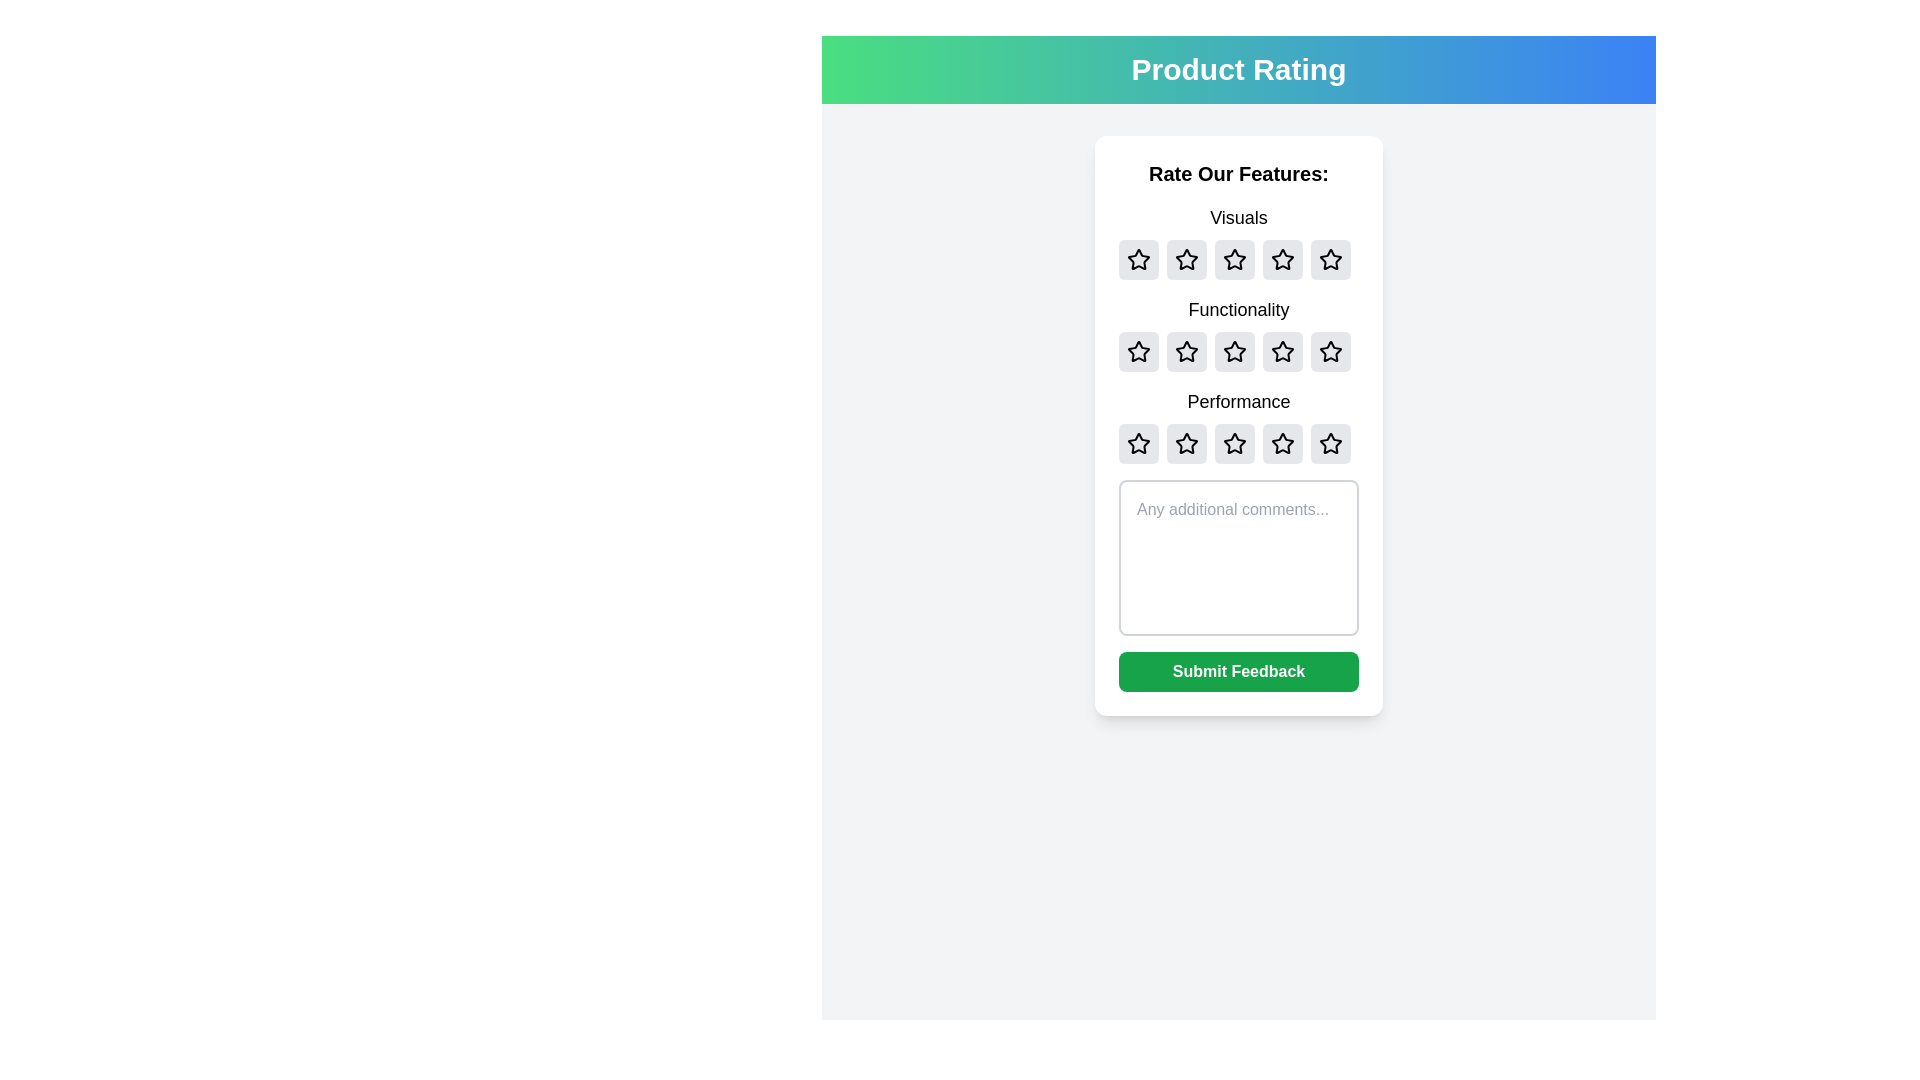 The height and width of the screenshot is (1080, 1920). Describe the element at coordinates (1233, 258) in the screenshot. I see `the second star icon in the 'Visuals' rating system` at that location.